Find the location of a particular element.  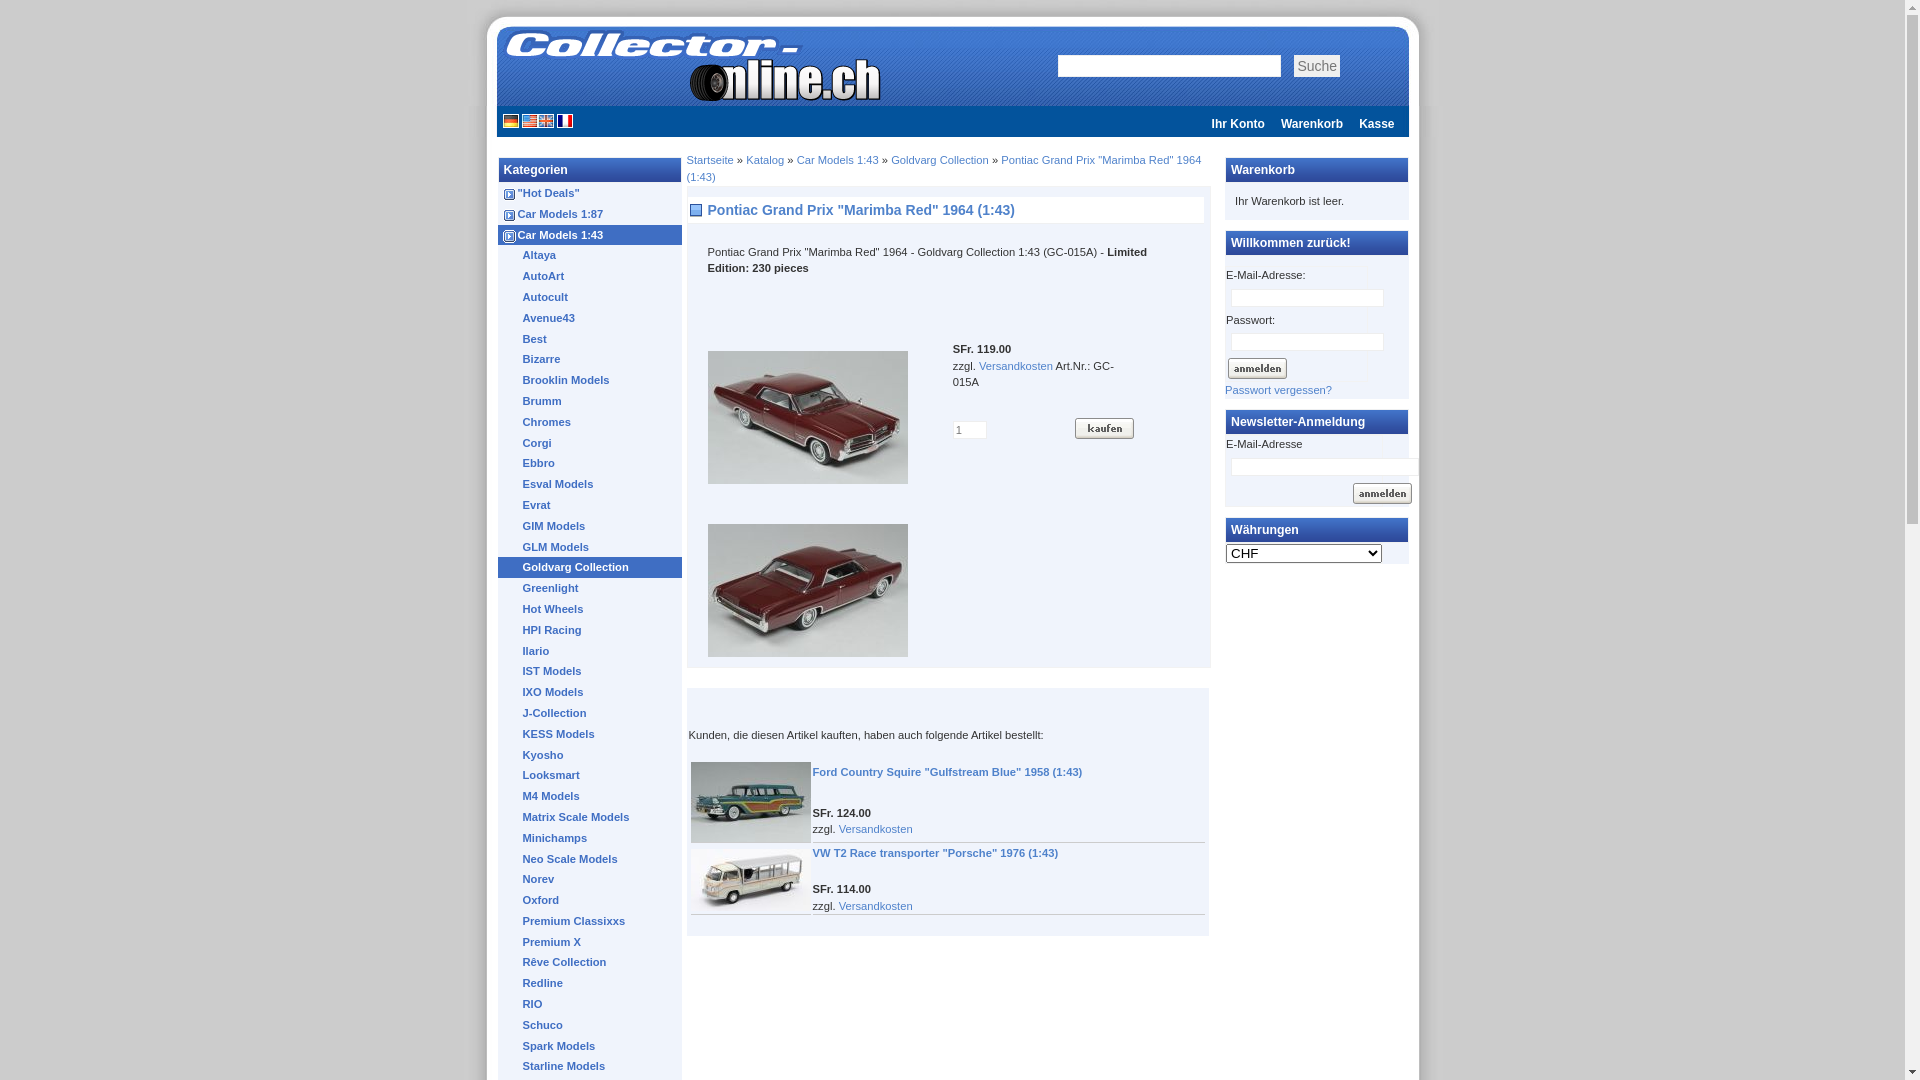

'Esval Models' is located at coordinates (592, 484).